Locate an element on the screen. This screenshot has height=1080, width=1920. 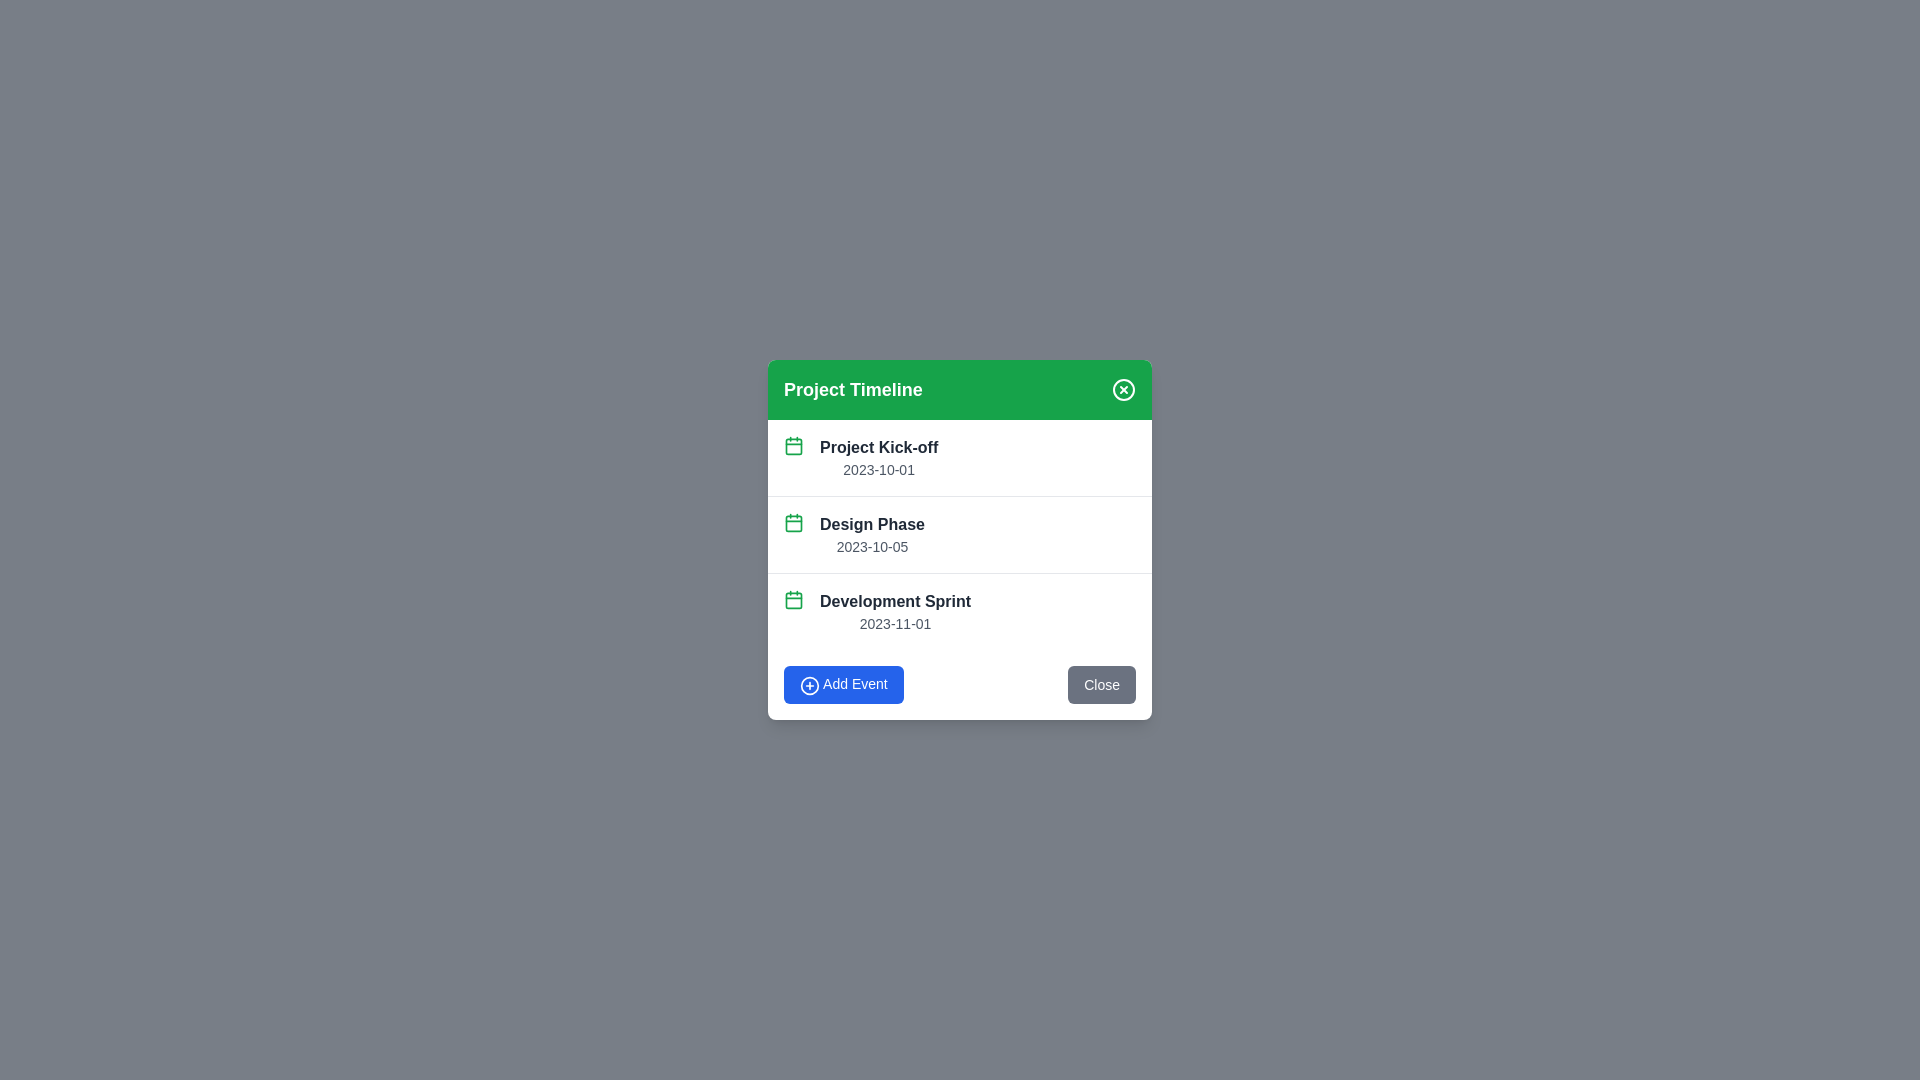
'Add Event' button to add a new event is located at coordinates (843, 683).